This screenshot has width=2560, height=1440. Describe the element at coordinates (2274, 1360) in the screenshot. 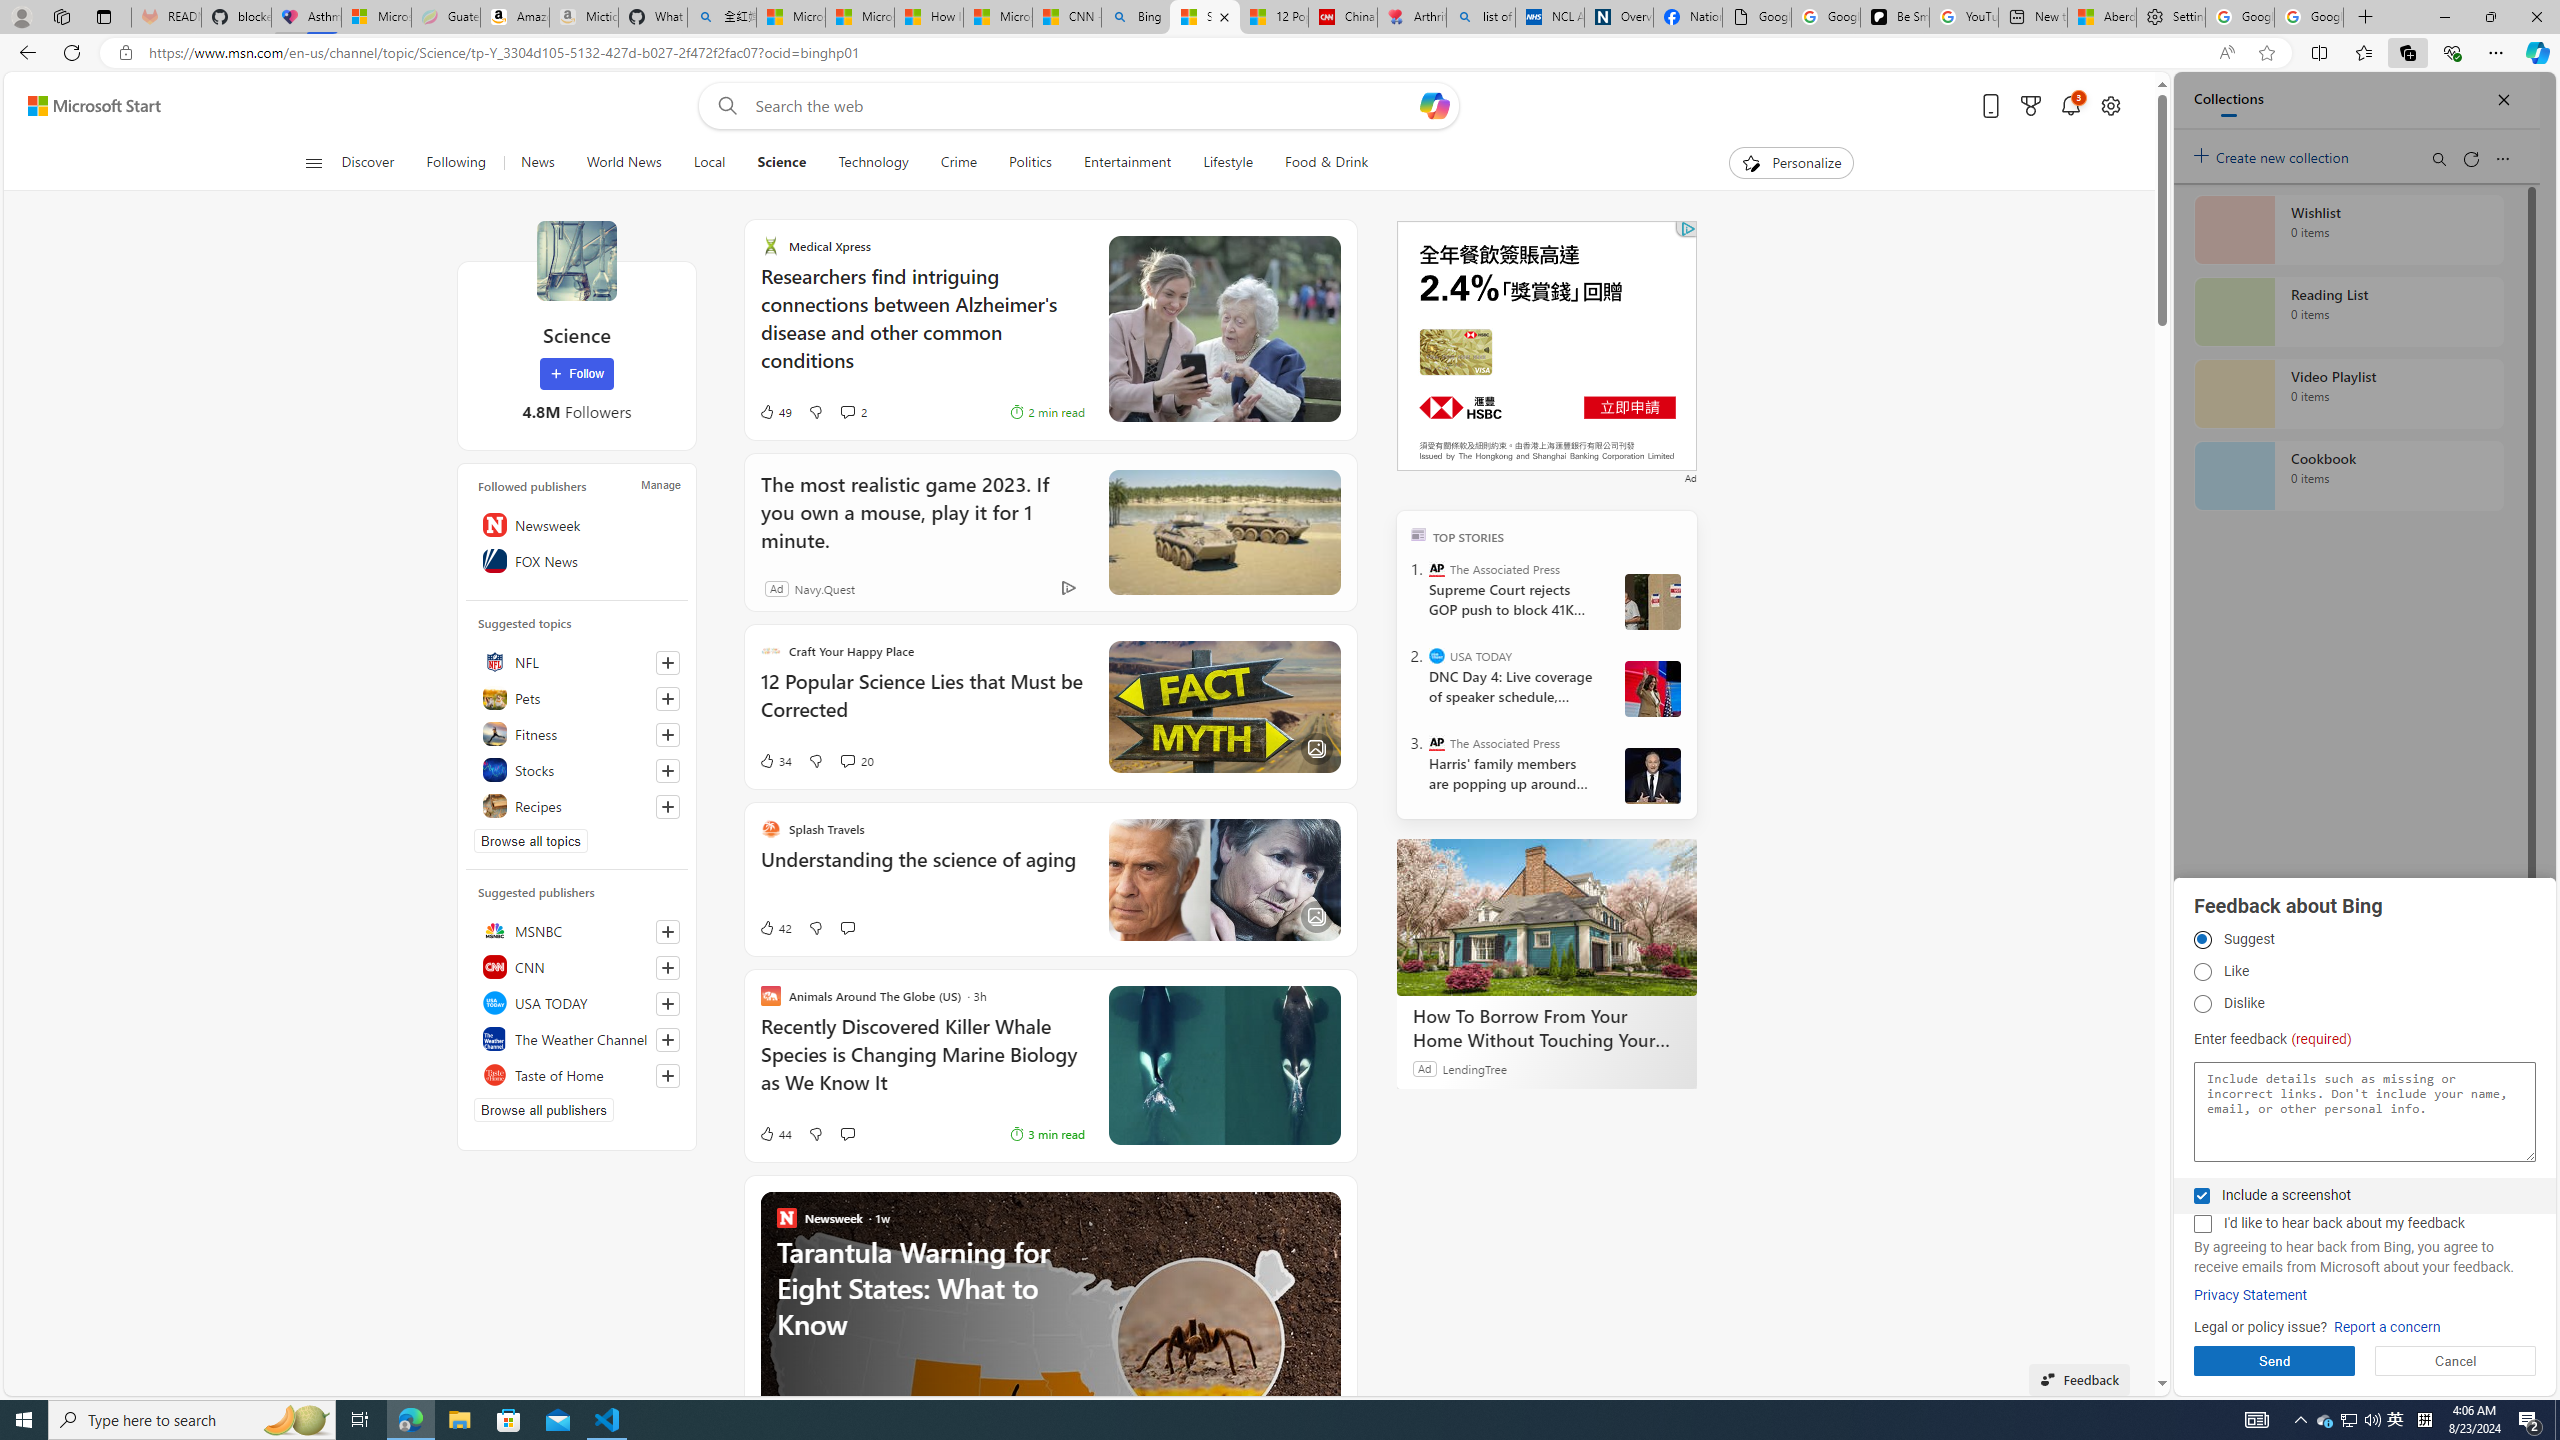

I see `'Send'` at that location.